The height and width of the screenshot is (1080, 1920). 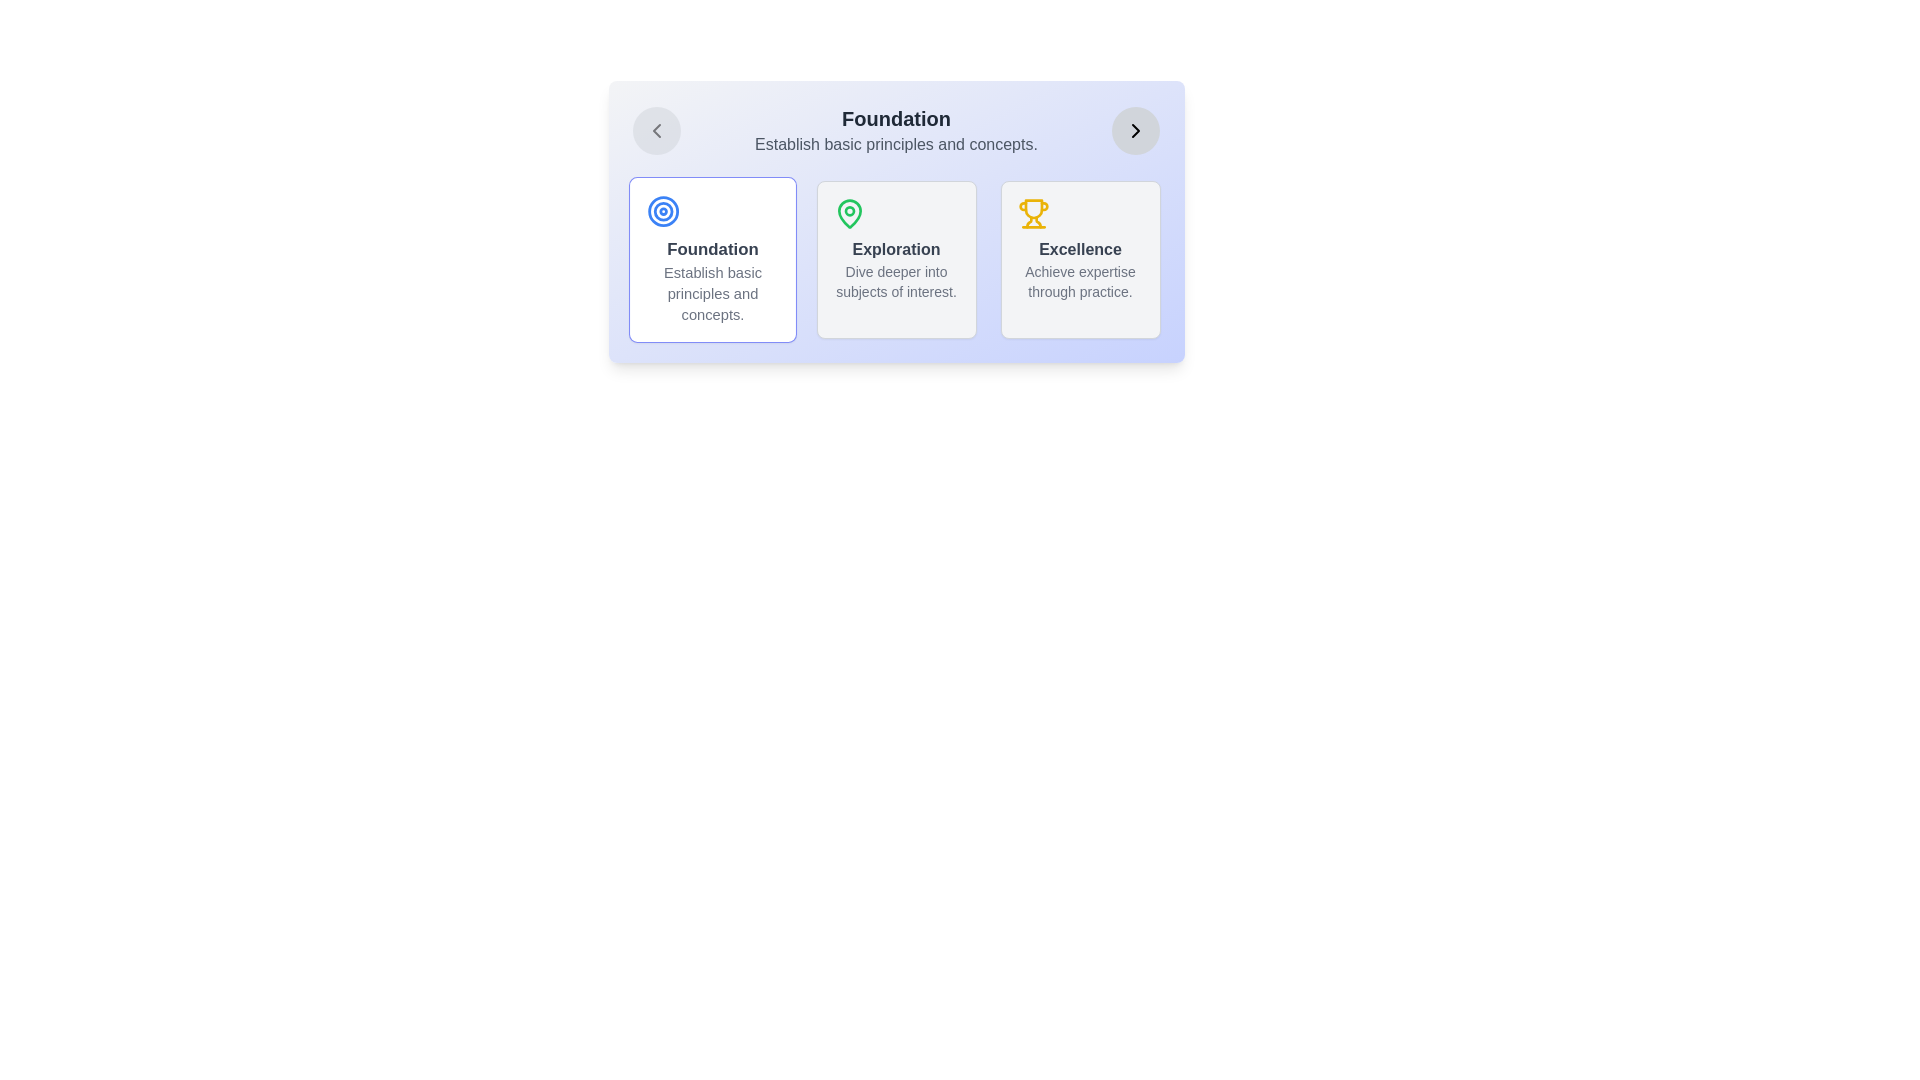 What do you see at coordinates (1033, 213) in the screenshot?
I see `the trophy icon in the 'Excellence' card, which is designed in a yellow line-art style and indicates achievement` at bounding box center [1033, 213].